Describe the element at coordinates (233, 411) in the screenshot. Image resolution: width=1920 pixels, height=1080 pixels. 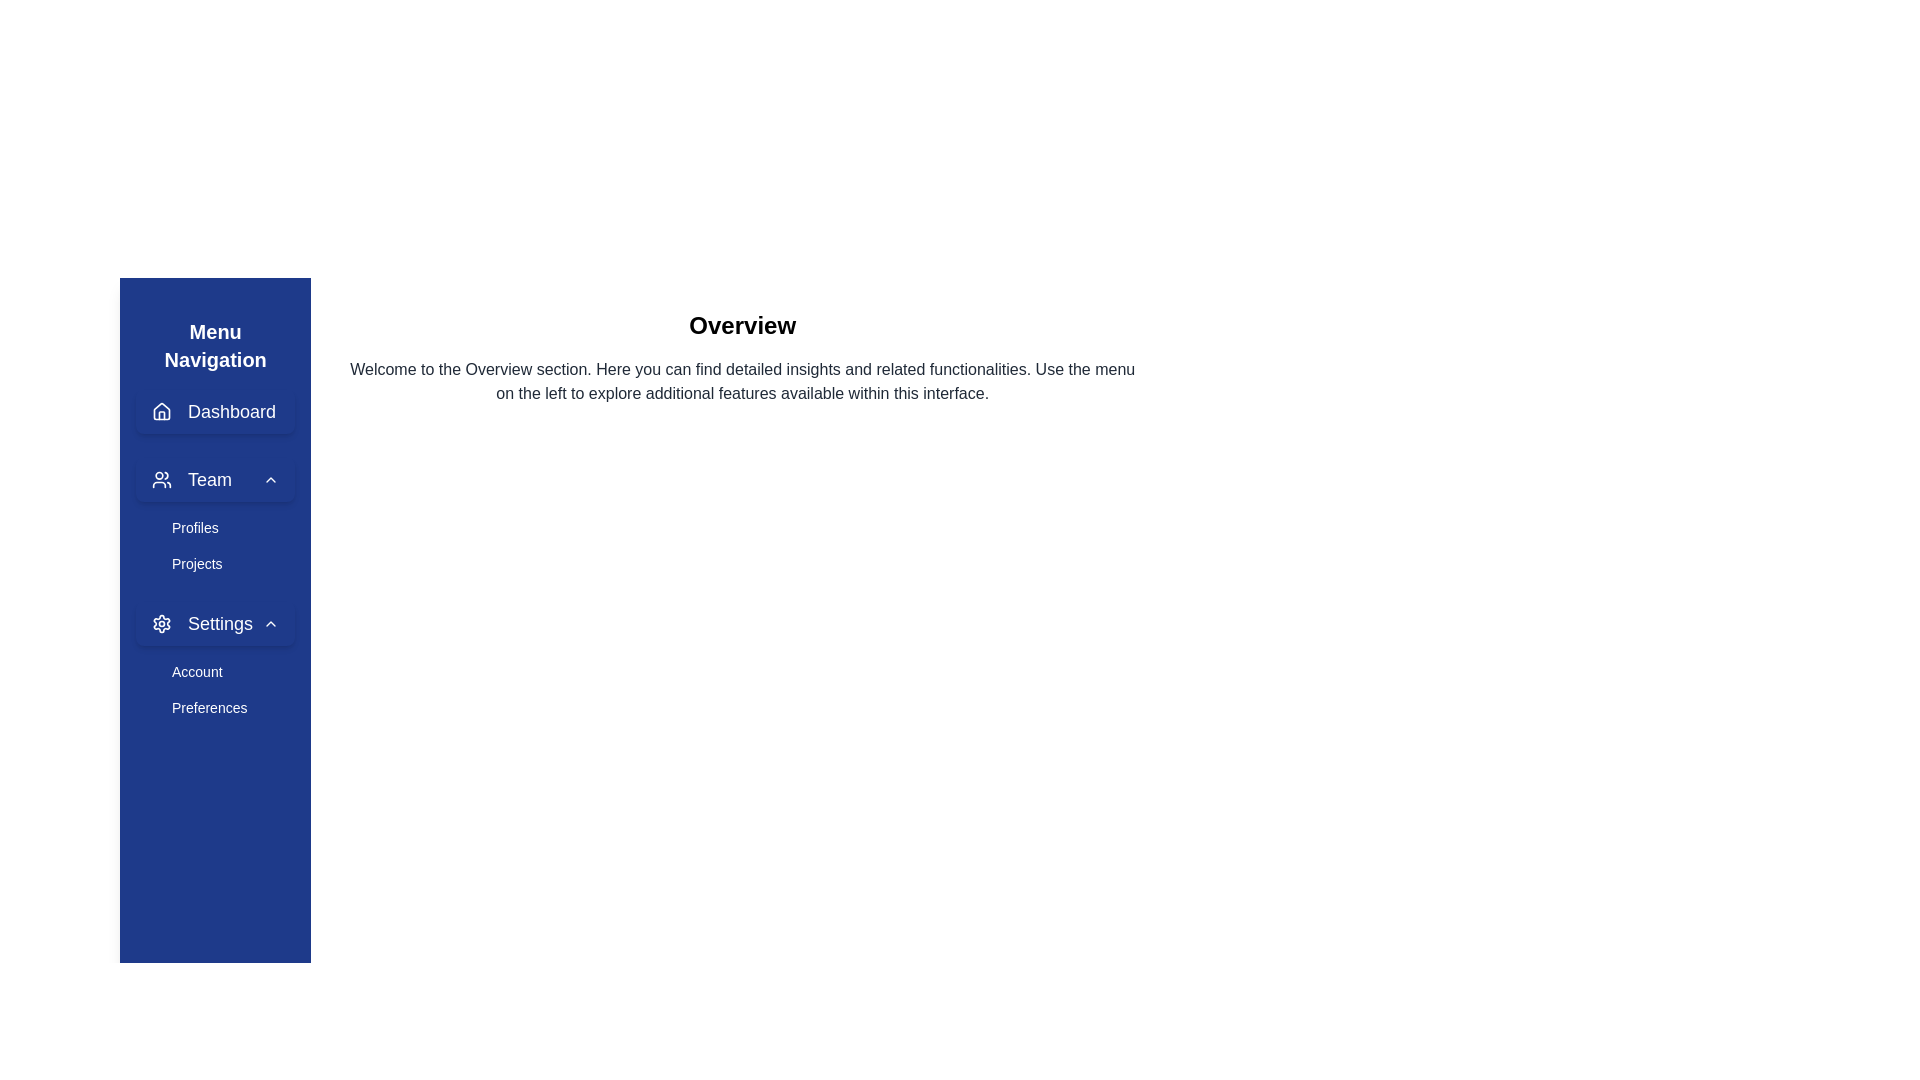
I see `the 'Dashboard' text label in the left-side navigation menu` at that location.